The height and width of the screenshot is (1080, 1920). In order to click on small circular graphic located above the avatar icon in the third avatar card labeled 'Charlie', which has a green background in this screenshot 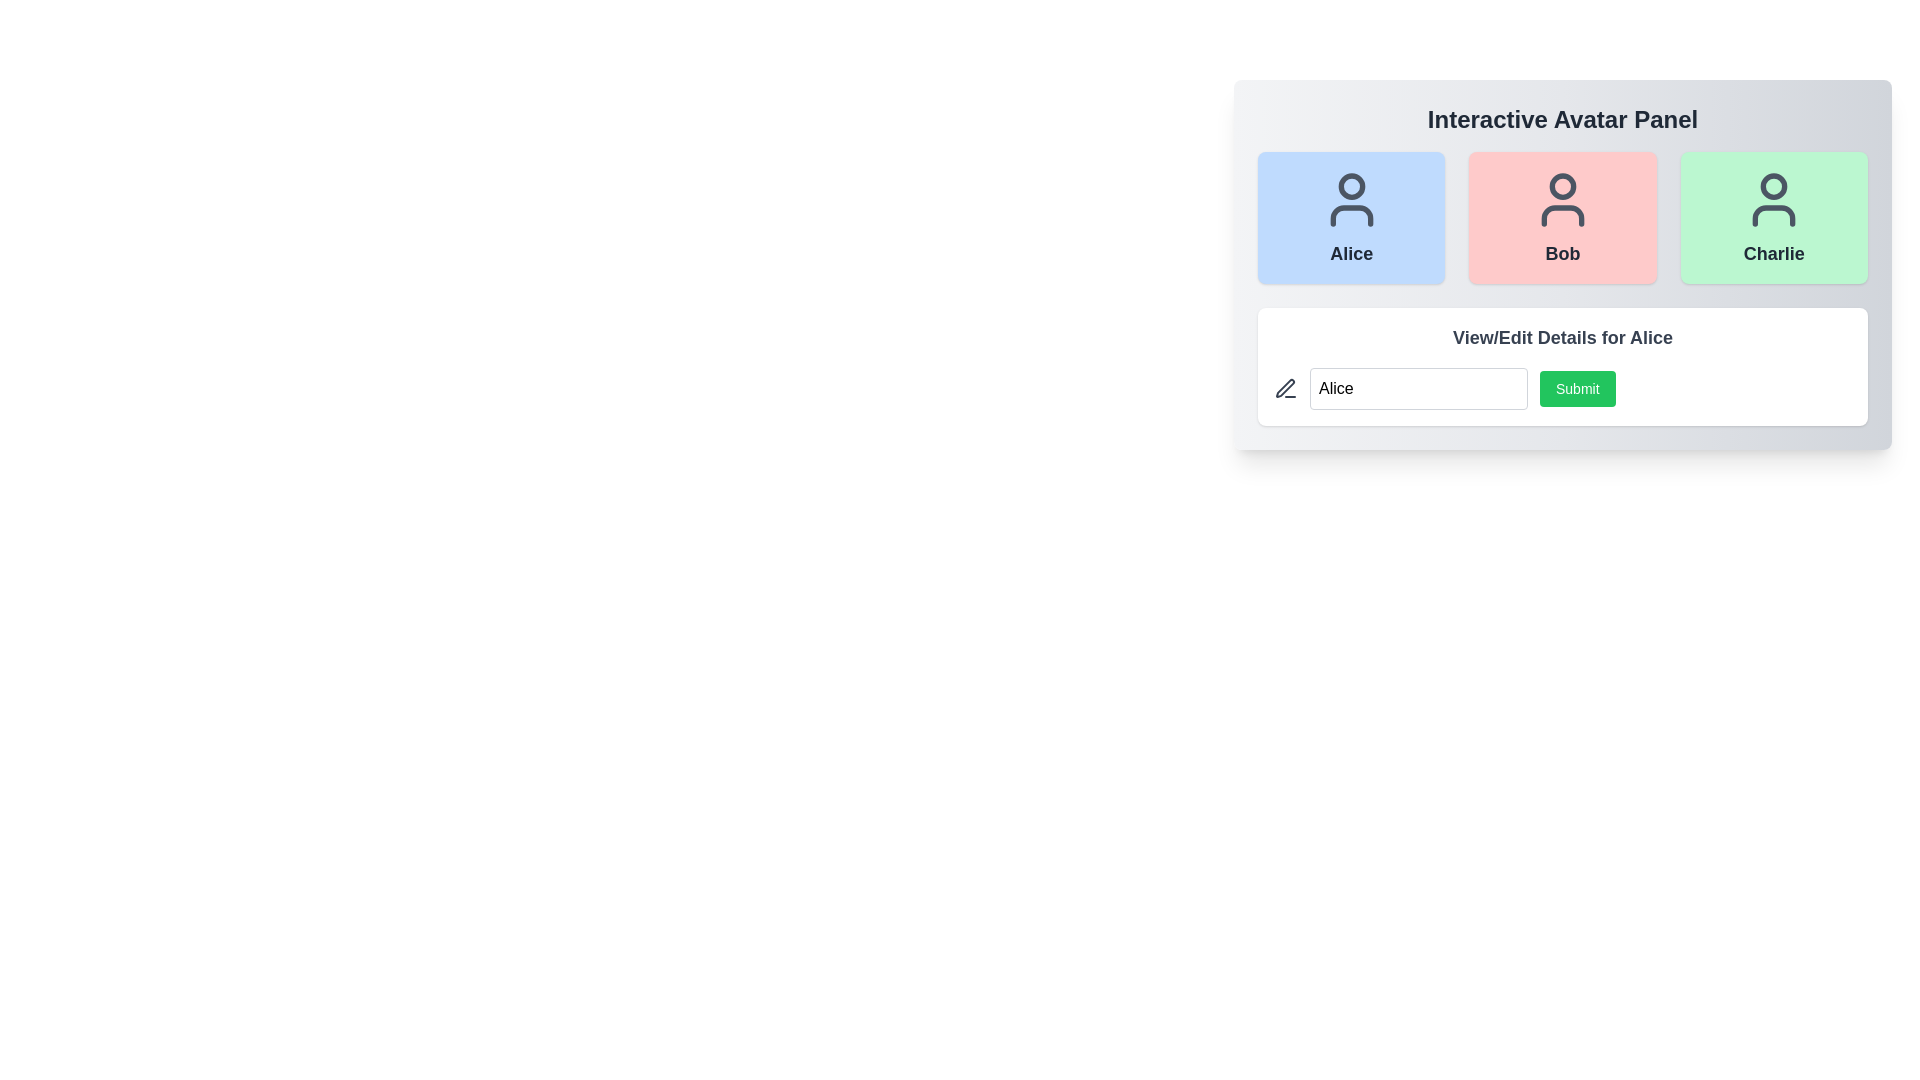, I will do `click(1774, 186)`.